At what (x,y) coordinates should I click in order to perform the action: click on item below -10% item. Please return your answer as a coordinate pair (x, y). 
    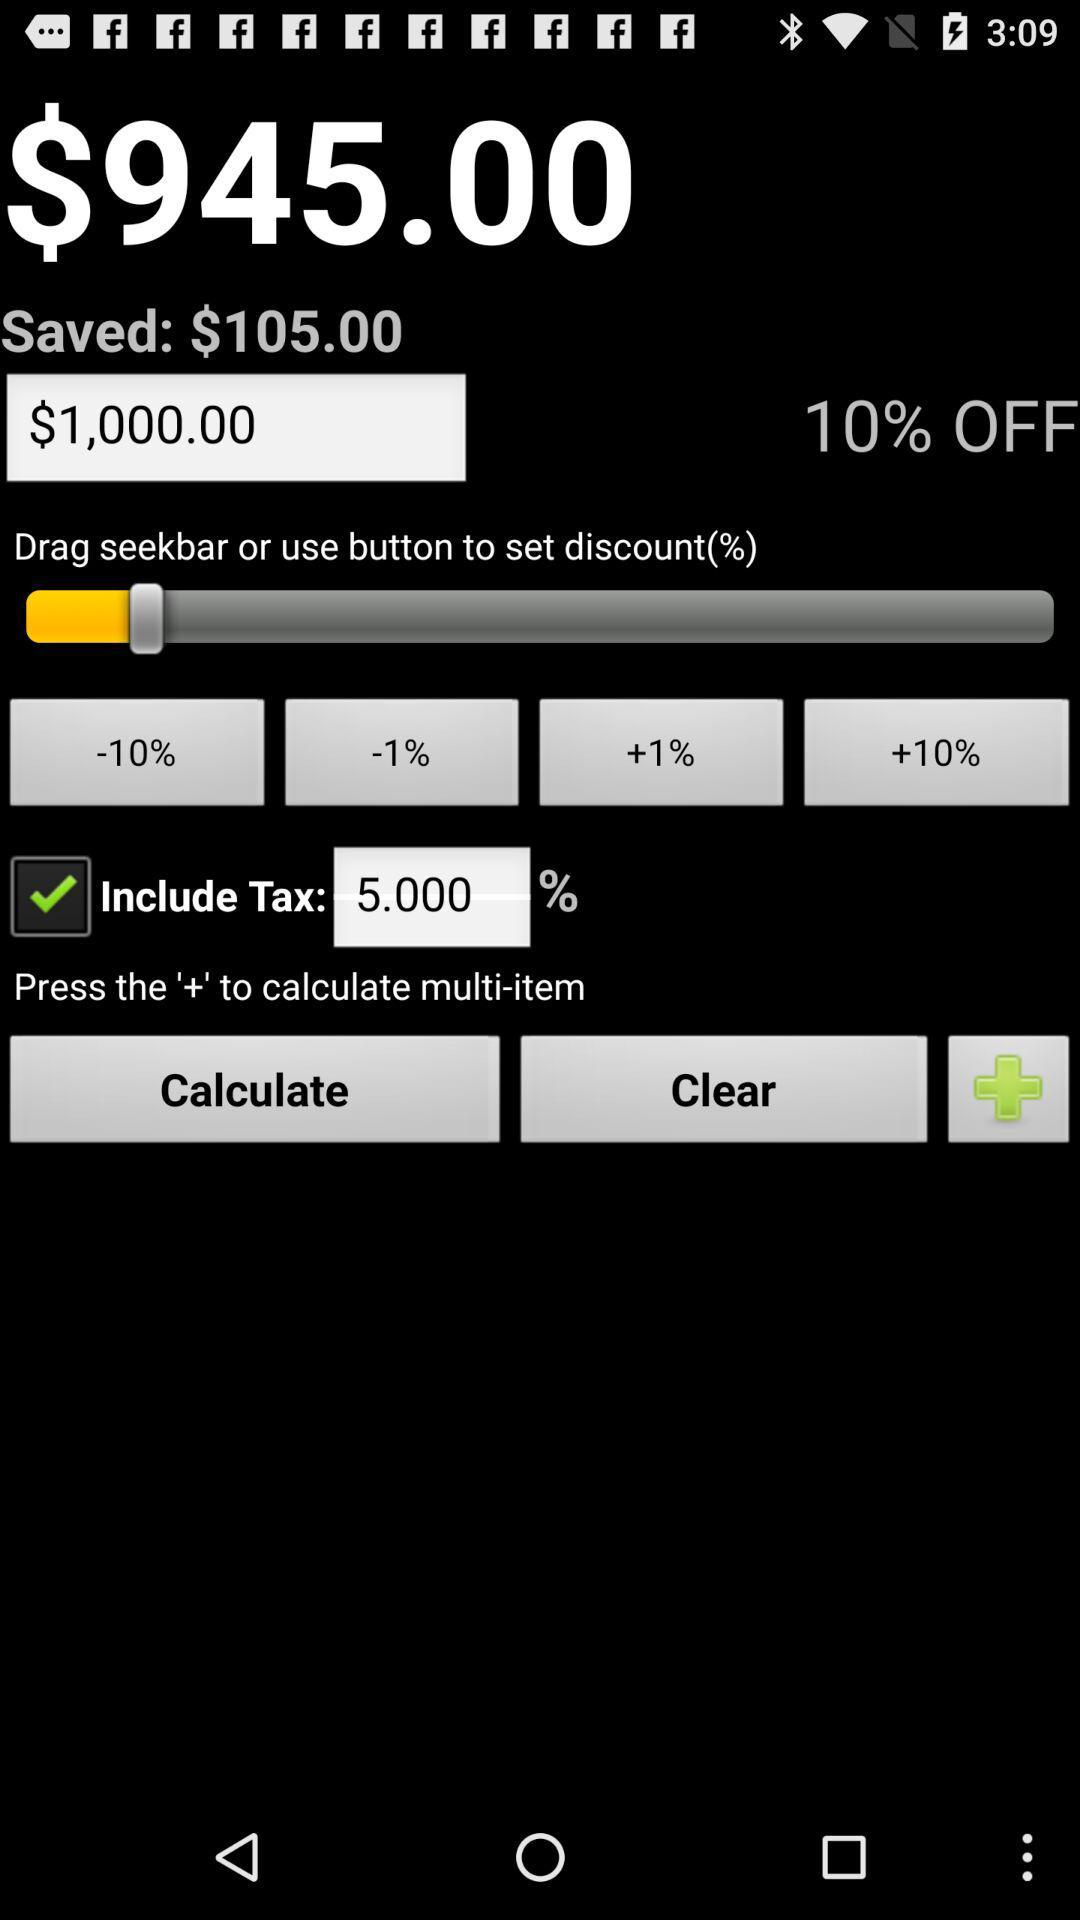
    Looking at the image, I should click on (162, 893).